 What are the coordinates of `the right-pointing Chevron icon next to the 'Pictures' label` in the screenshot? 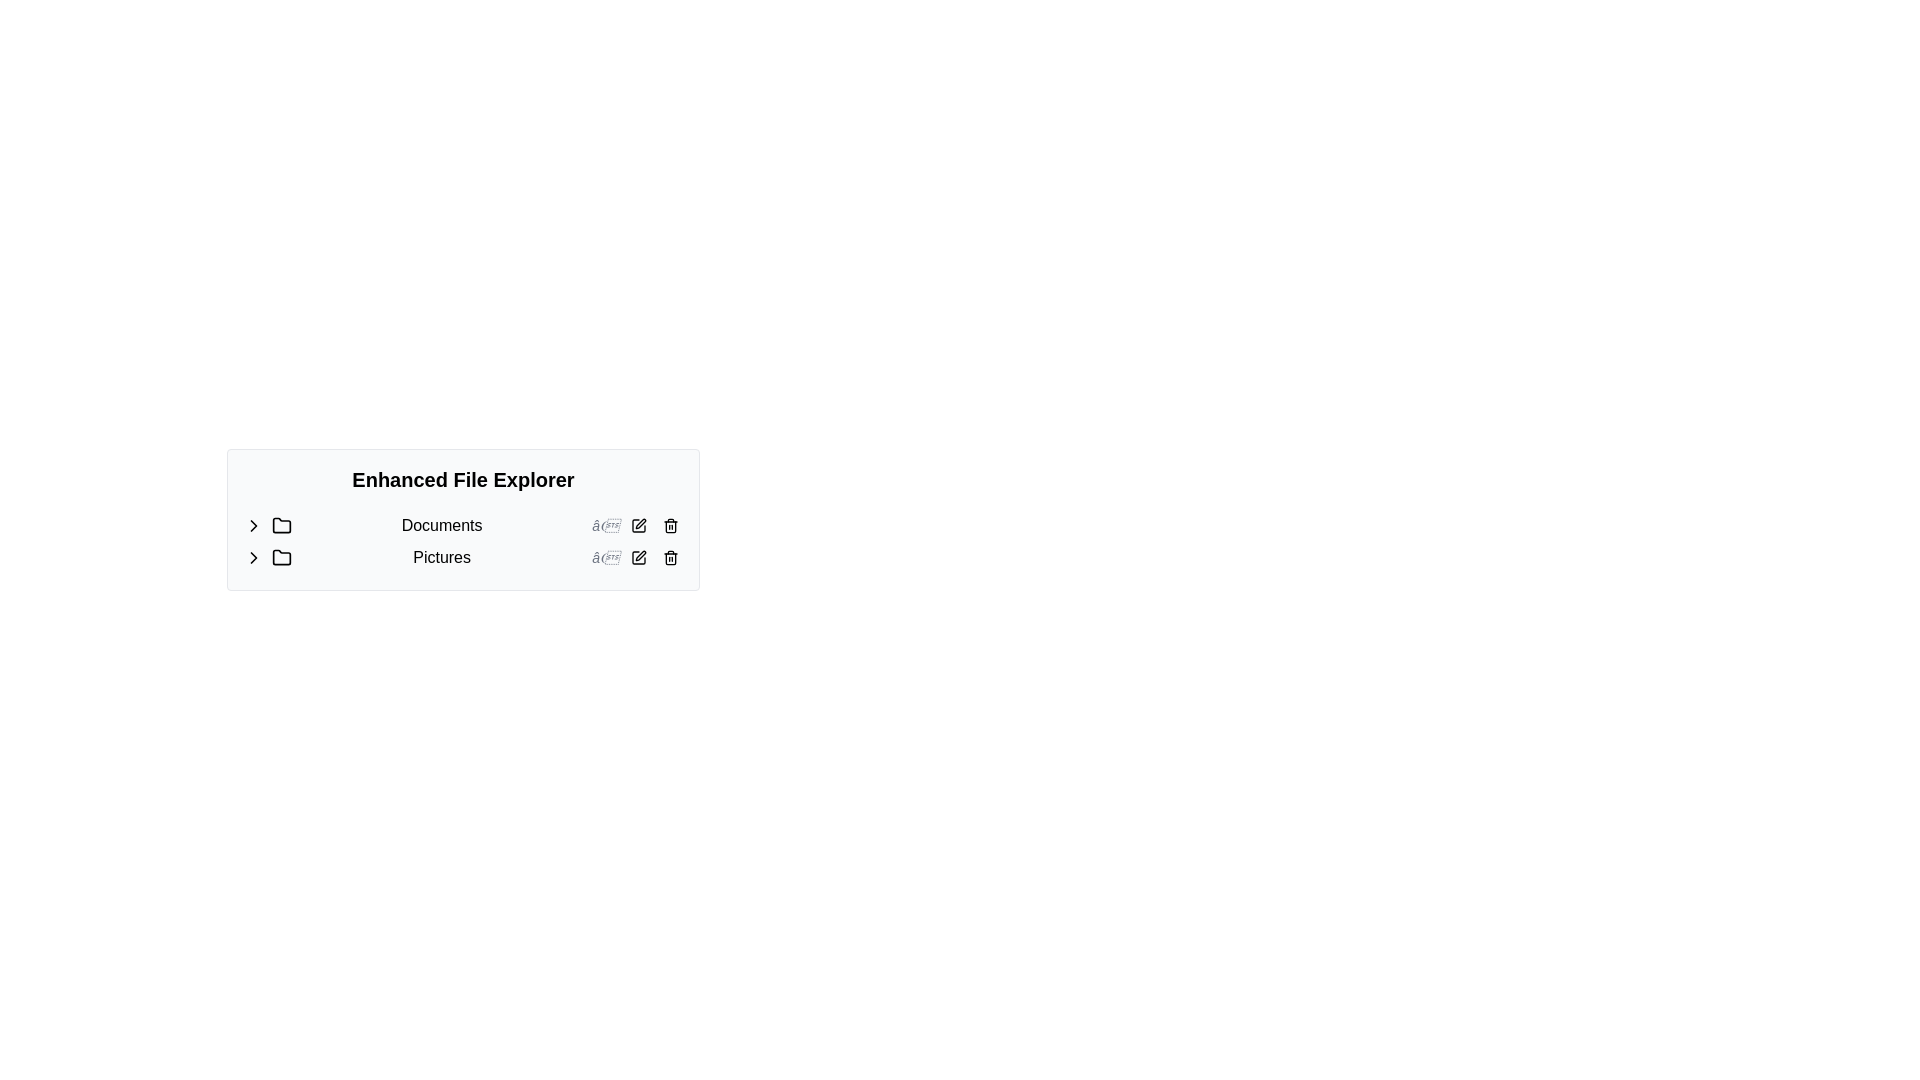 It's located at (253, 558).